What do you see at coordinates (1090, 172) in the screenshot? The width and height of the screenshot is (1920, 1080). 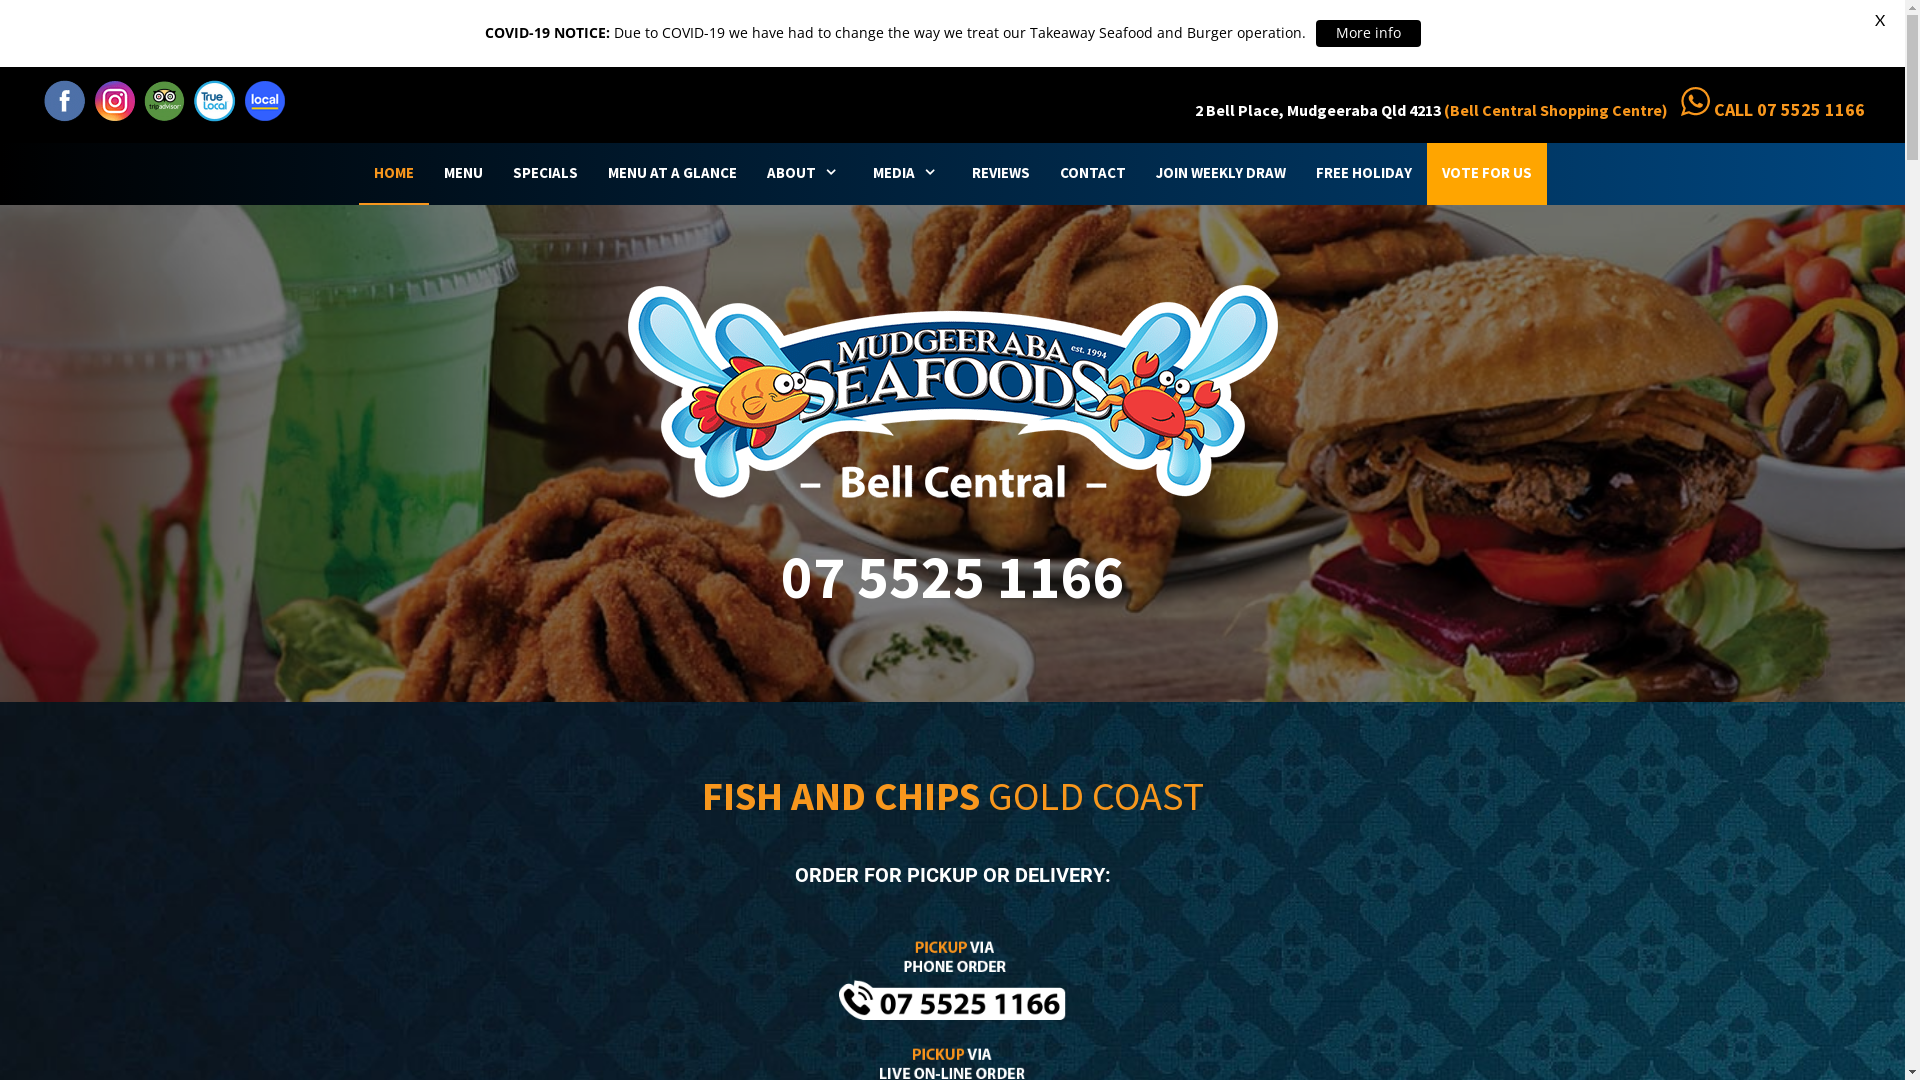 I see `'CONTACT'` at bounding box center [1090, 172].